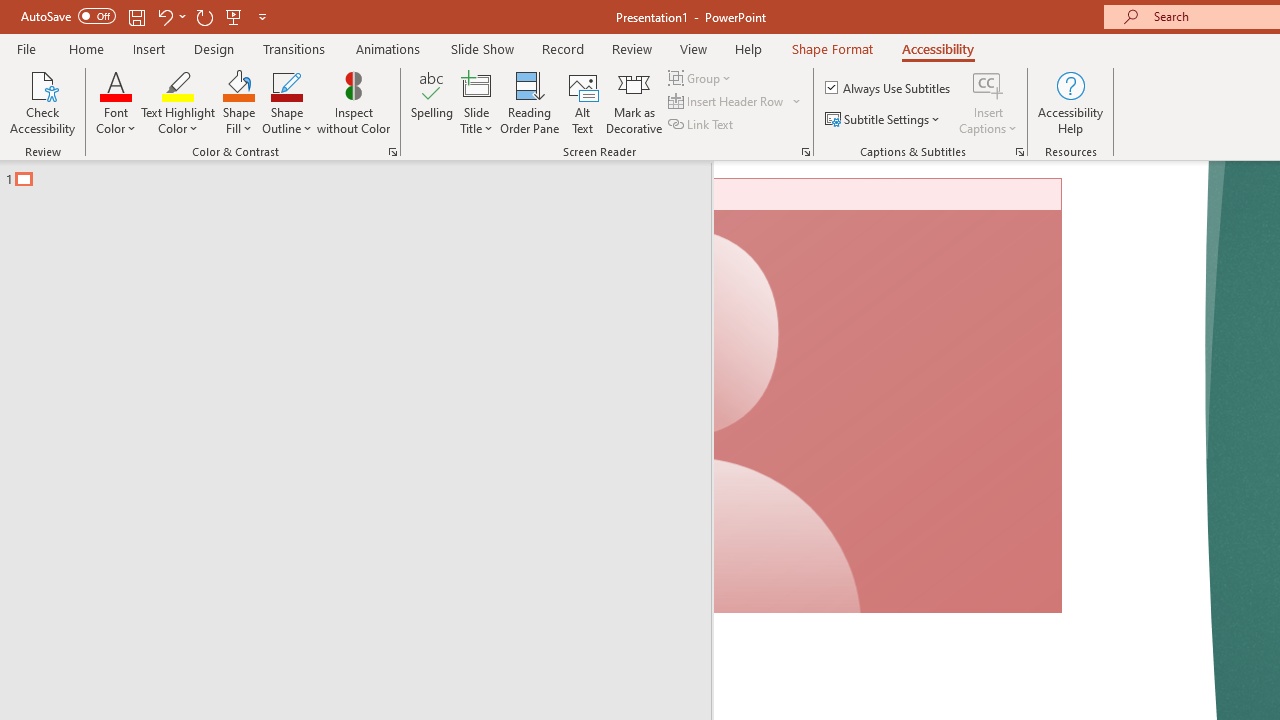  I want to click on 'Help', so click(747, 48).